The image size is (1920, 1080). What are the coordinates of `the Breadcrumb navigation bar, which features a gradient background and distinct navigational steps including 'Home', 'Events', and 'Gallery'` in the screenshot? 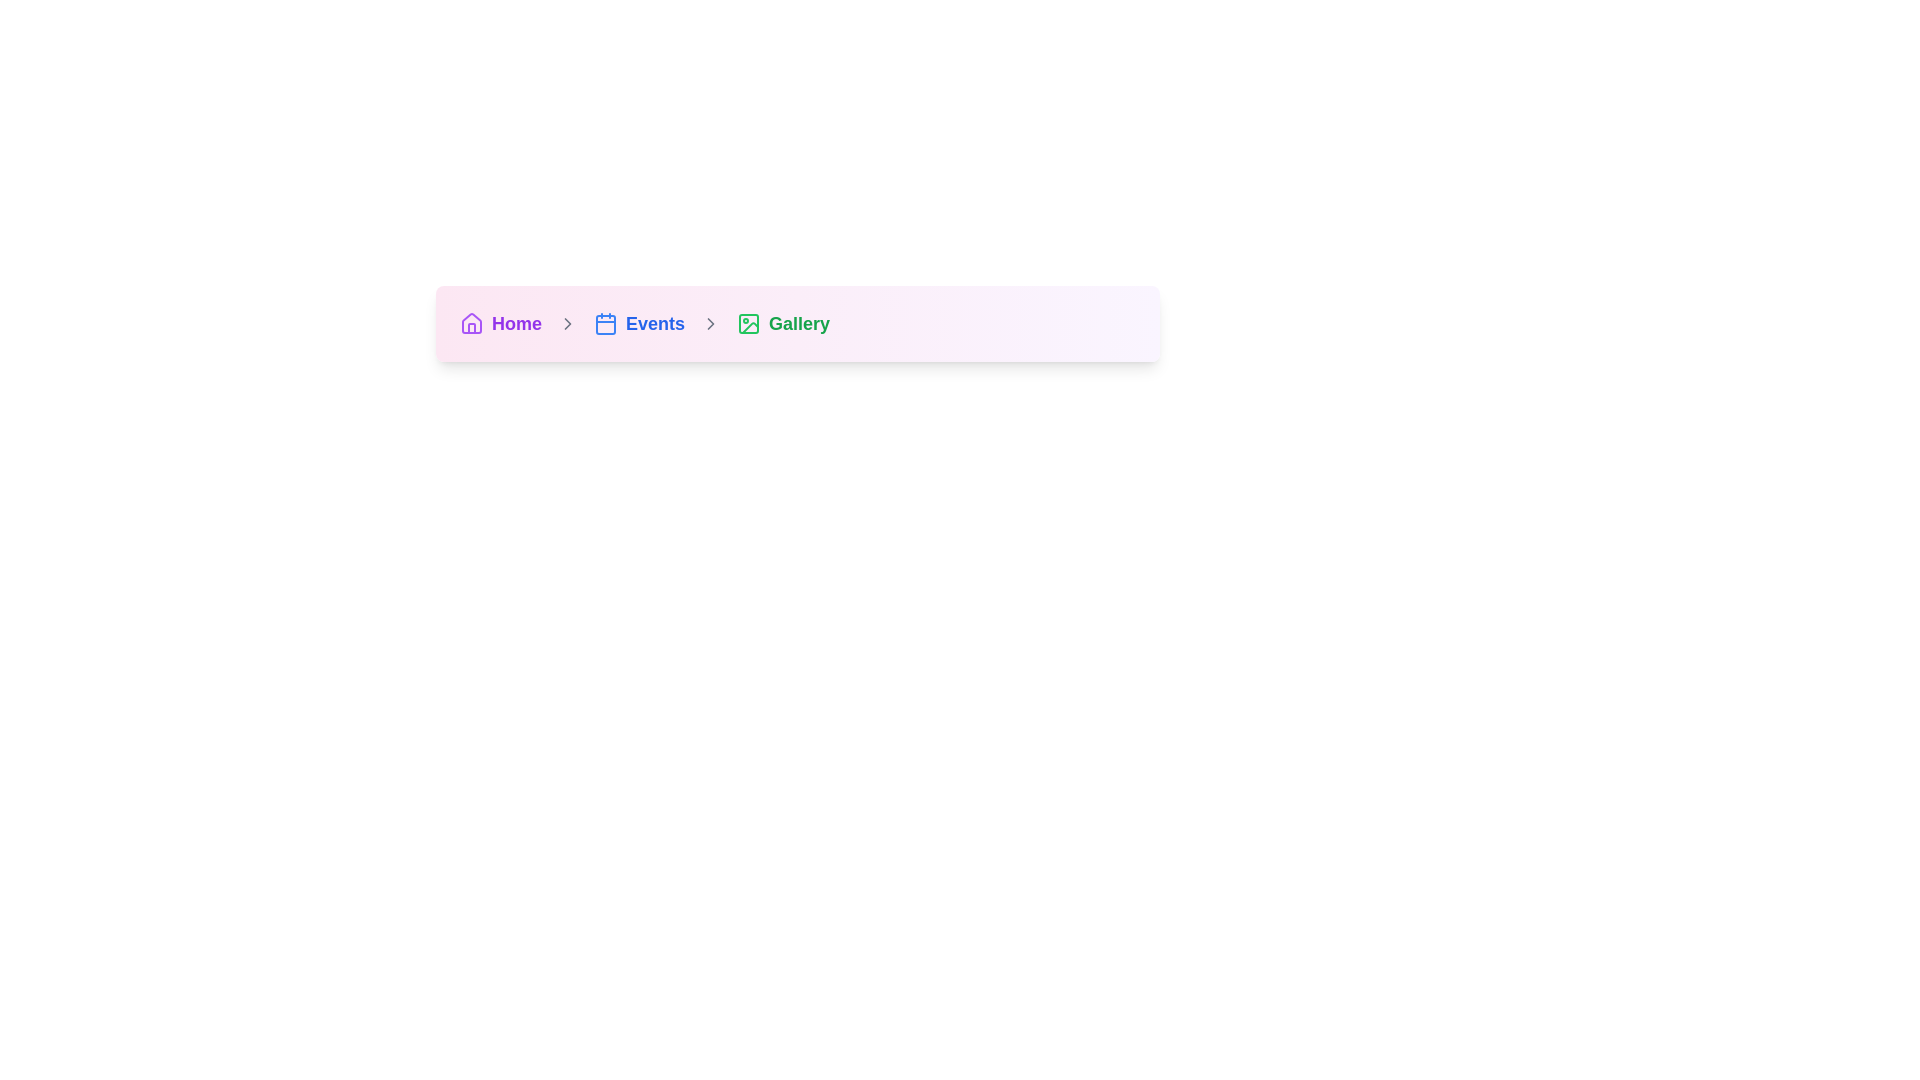 It's located at (796, 323).